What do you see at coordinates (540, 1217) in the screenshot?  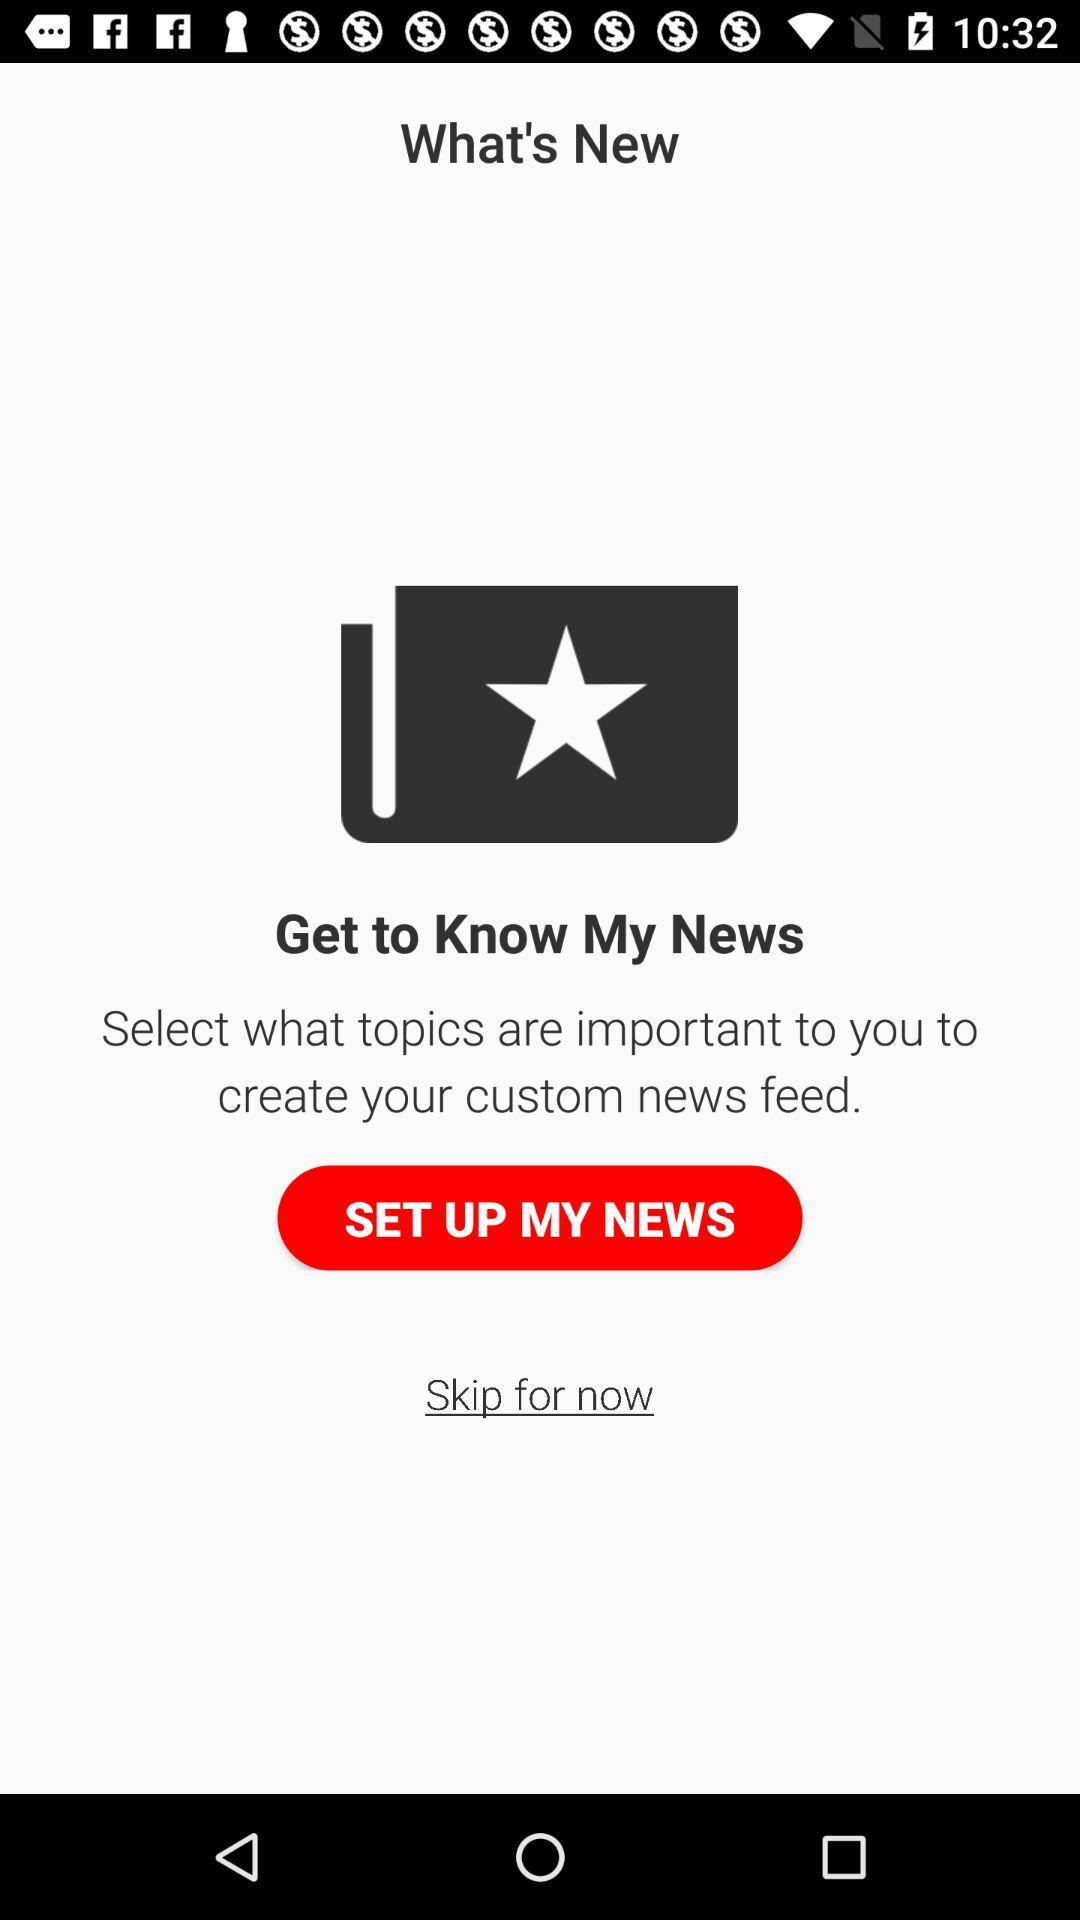 I see `app above the skip for now` at bounding box center [540, 1217].